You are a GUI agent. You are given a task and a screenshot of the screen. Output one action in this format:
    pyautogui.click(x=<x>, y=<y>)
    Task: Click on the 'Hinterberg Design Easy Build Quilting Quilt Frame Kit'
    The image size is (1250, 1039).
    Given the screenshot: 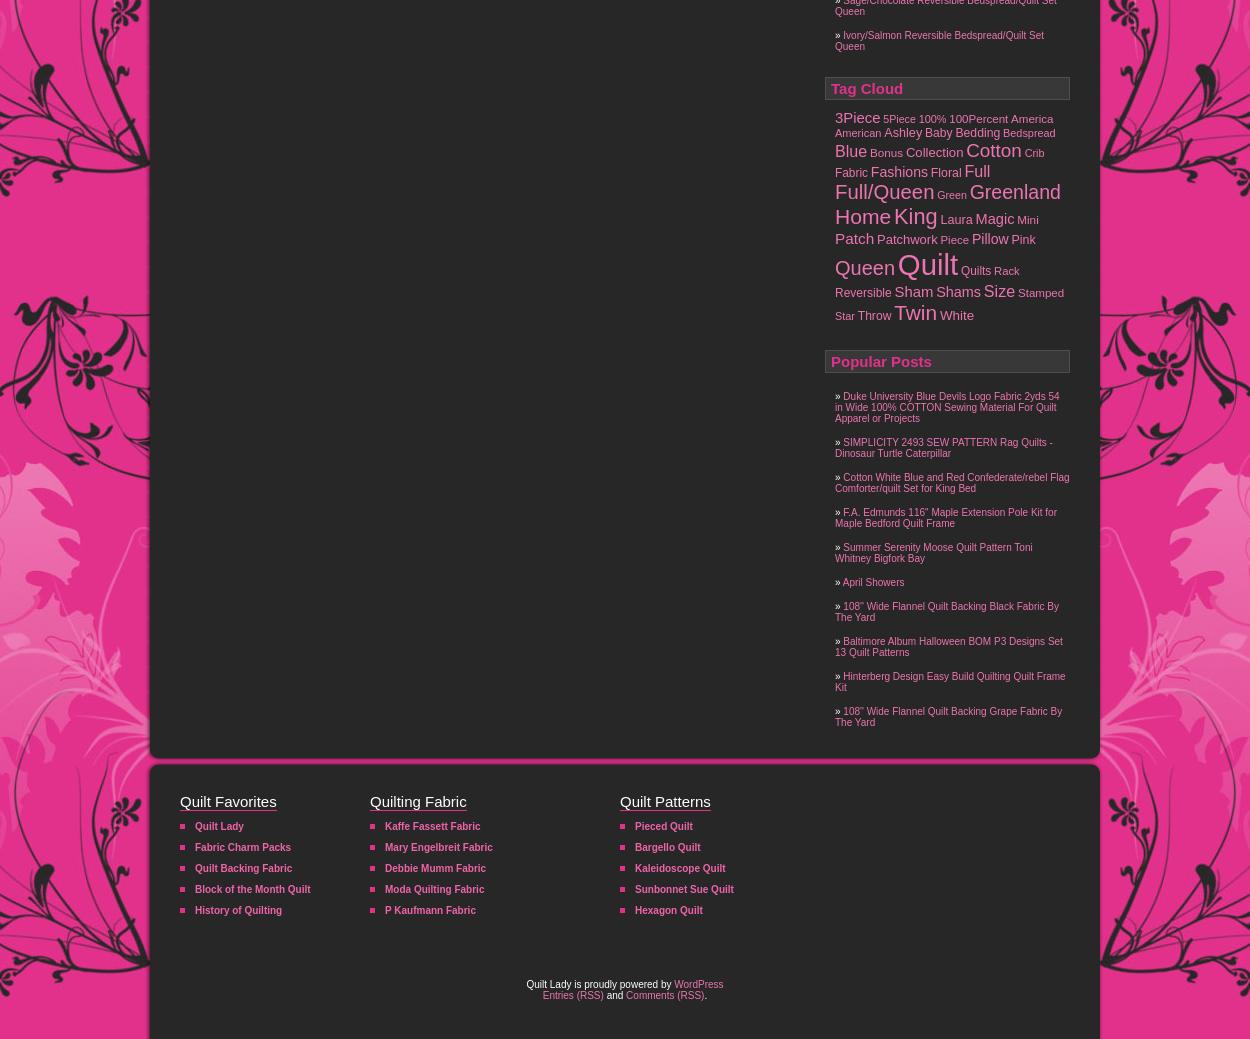 What is the action you would take?
    pyautogui.click(x=949, y=681)
    